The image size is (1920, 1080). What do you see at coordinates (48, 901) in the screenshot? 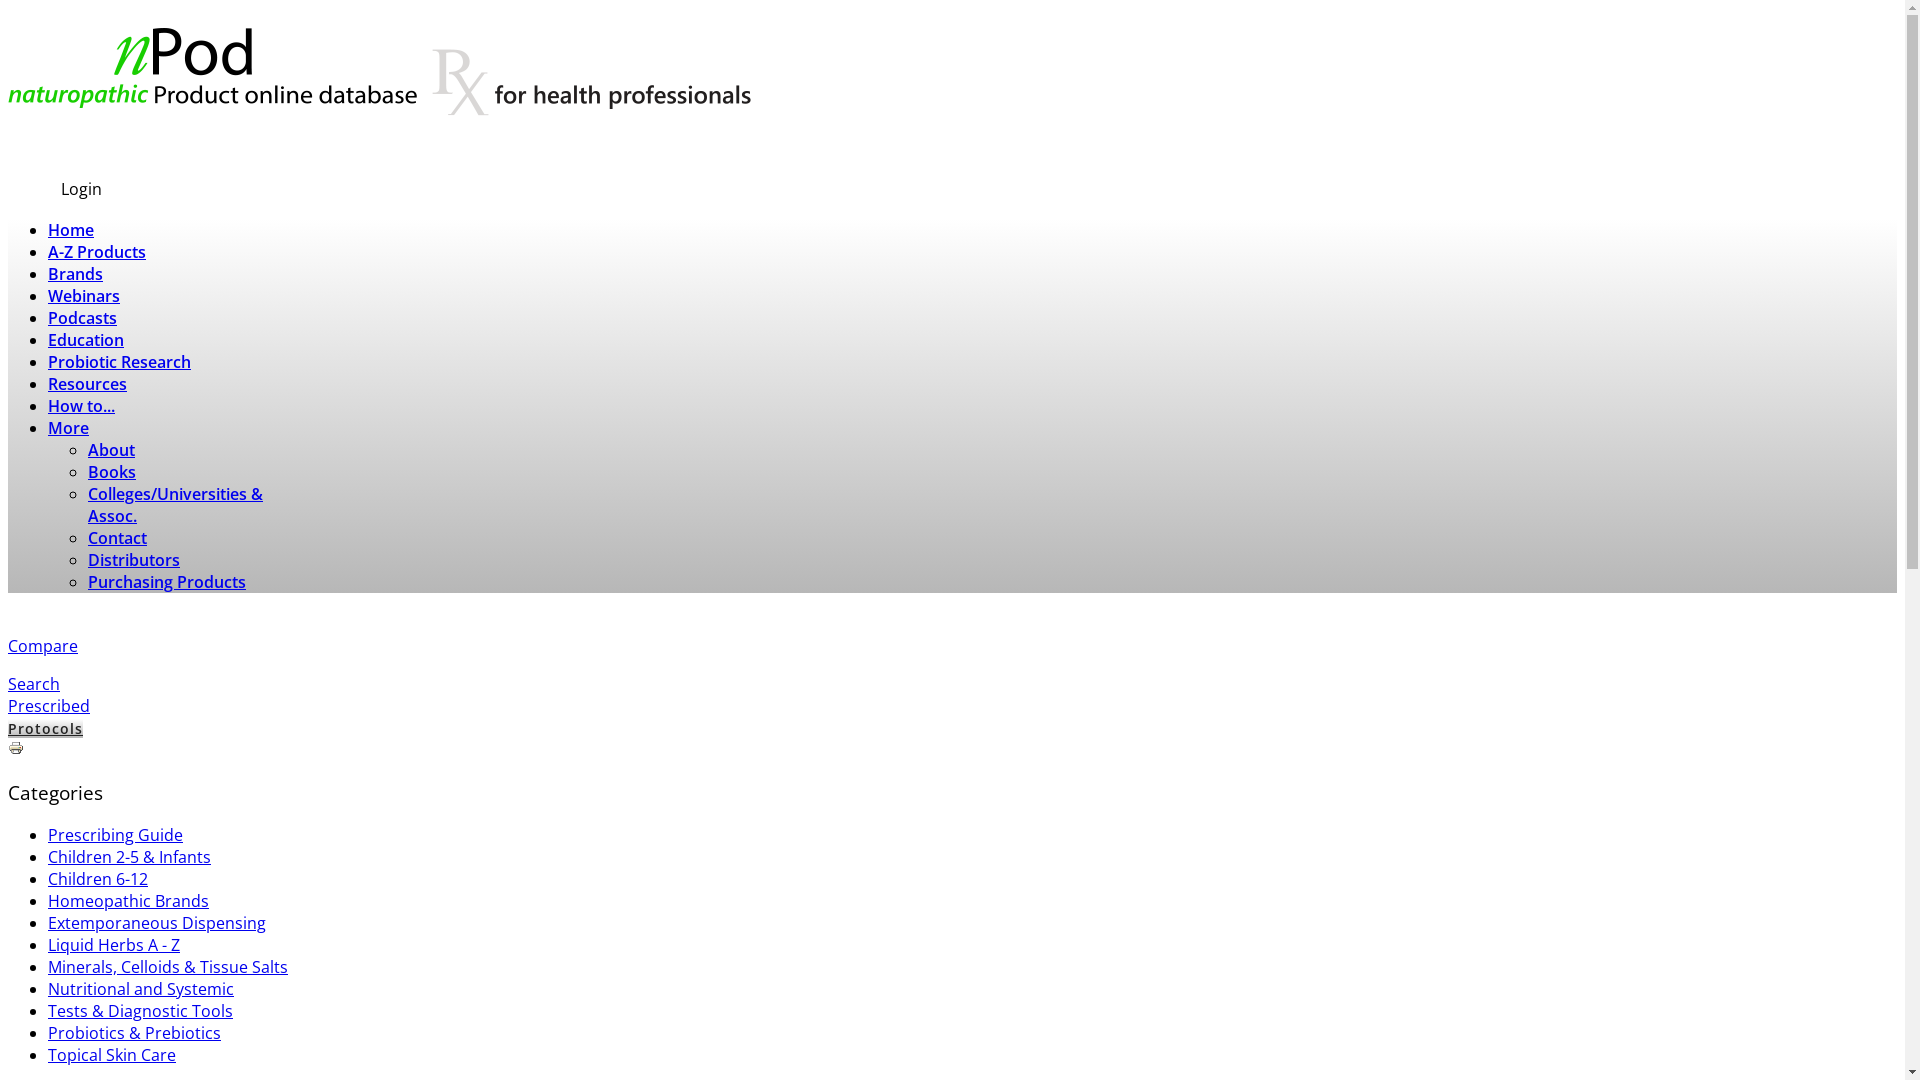
I see `'Homeopathic Brands'` at bounding box center [48, 901].